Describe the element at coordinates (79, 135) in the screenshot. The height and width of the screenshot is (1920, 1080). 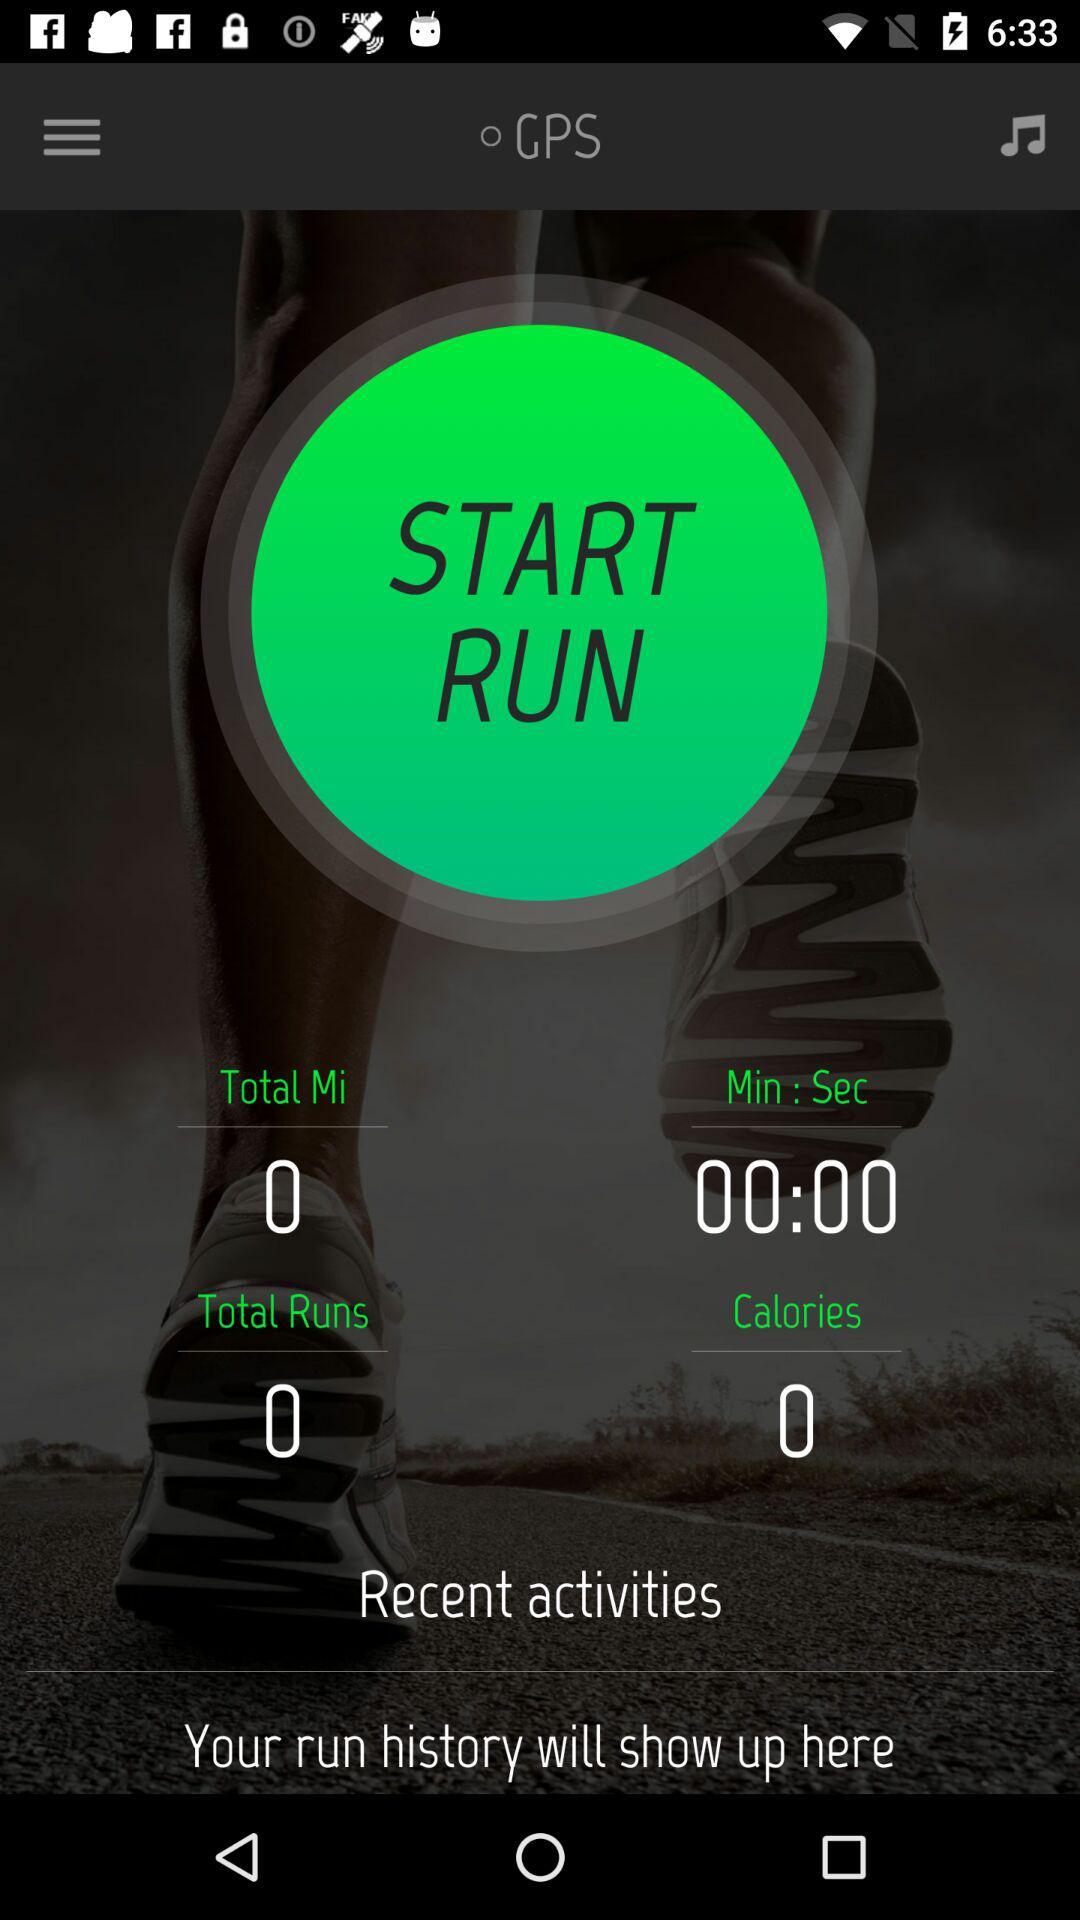
I see `show listings` at that location.